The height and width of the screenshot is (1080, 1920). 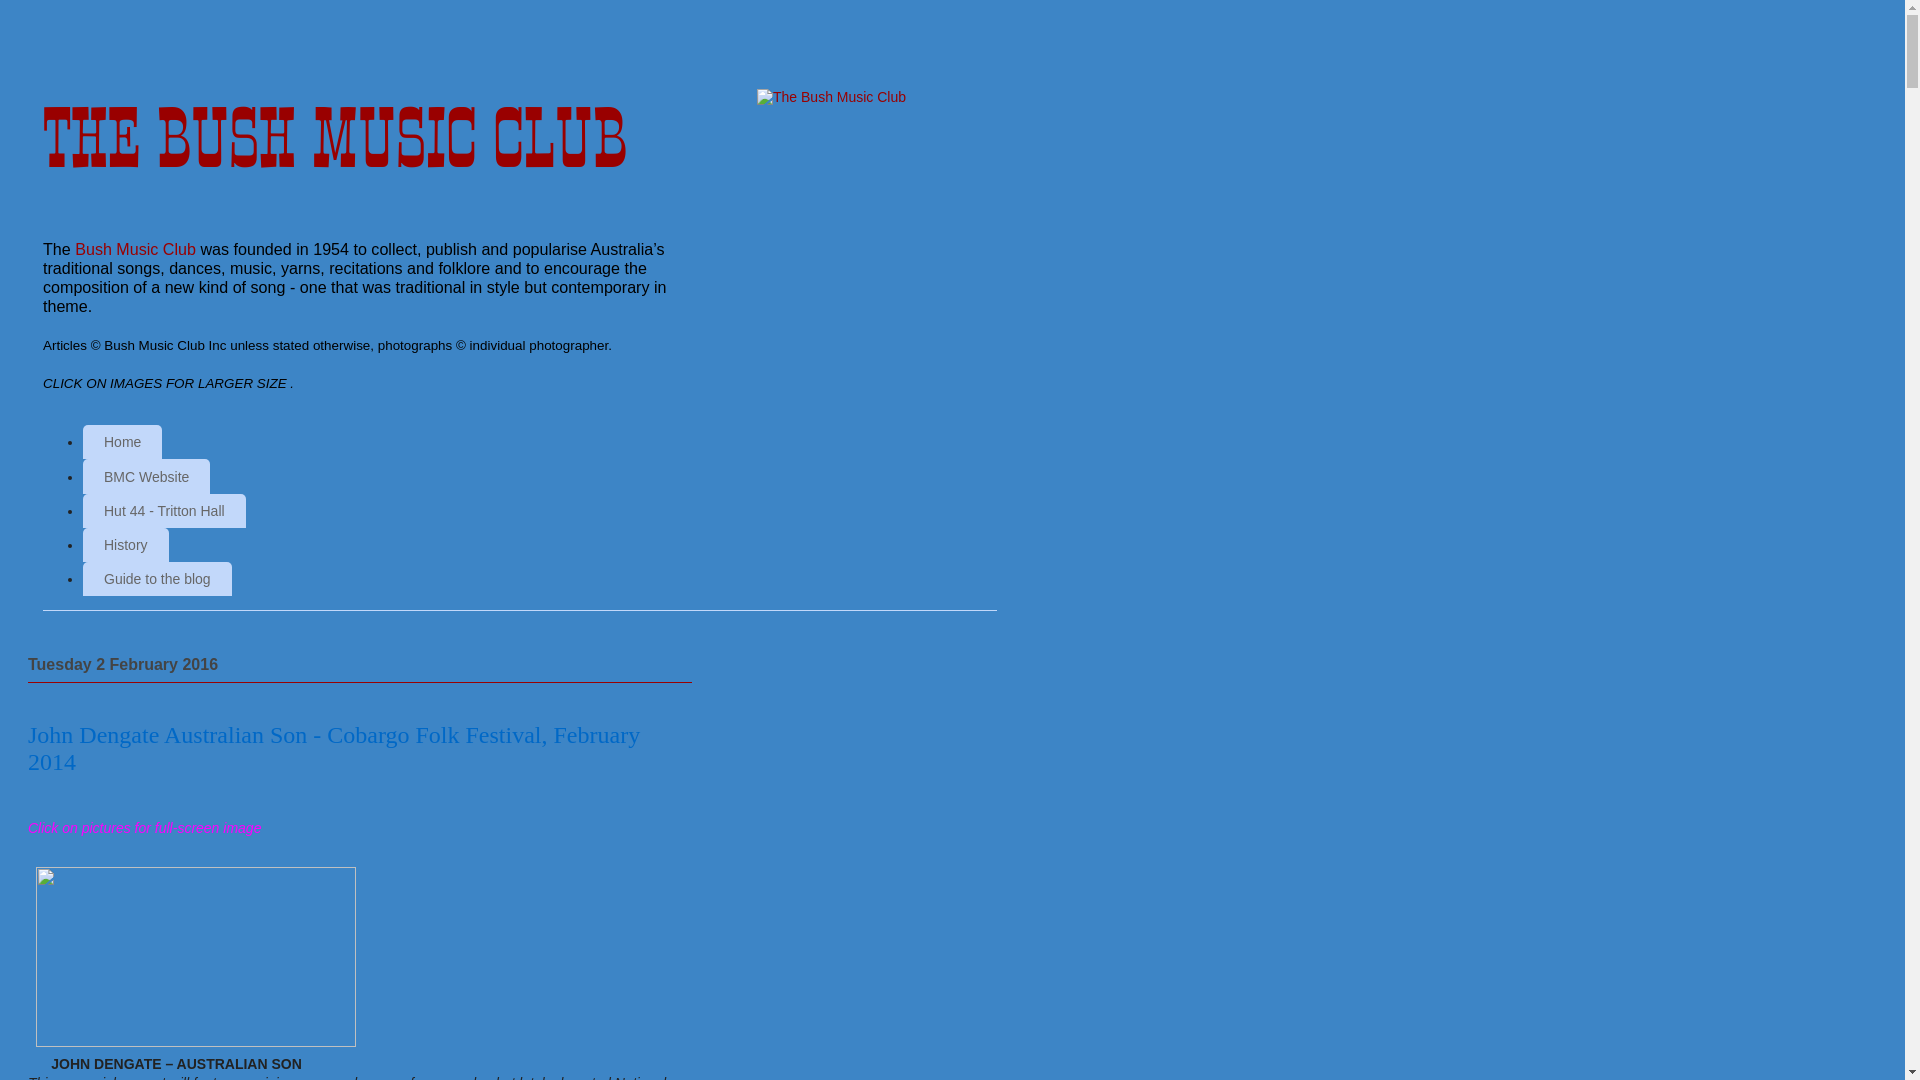 What do you see at coordinates (156, 578) in the screenshot?
I see `'Guide to the blog'` at bounding box center [156, 578].